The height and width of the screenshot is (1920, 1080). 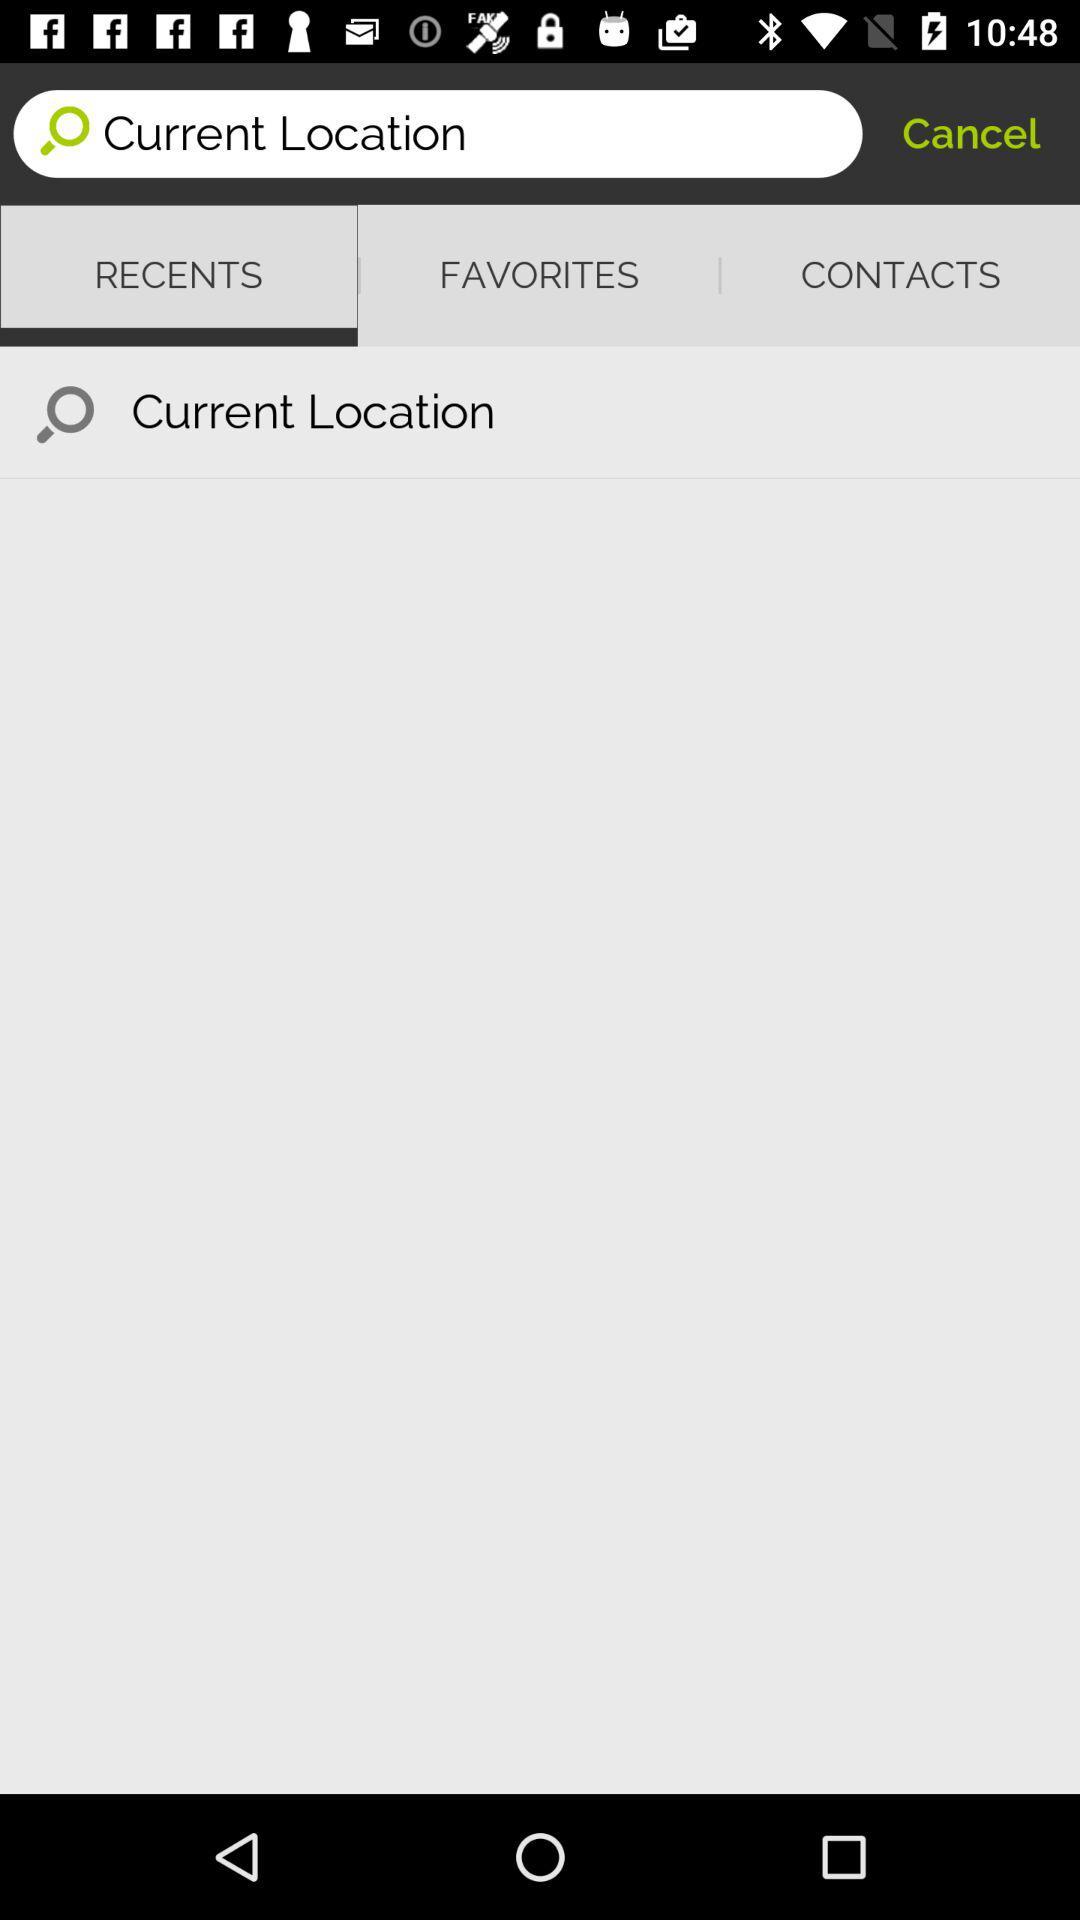 What do you see at coordinates (64, 411) in the screenshot?
I see `icon next to the current location` at bounding box center [64, 411].